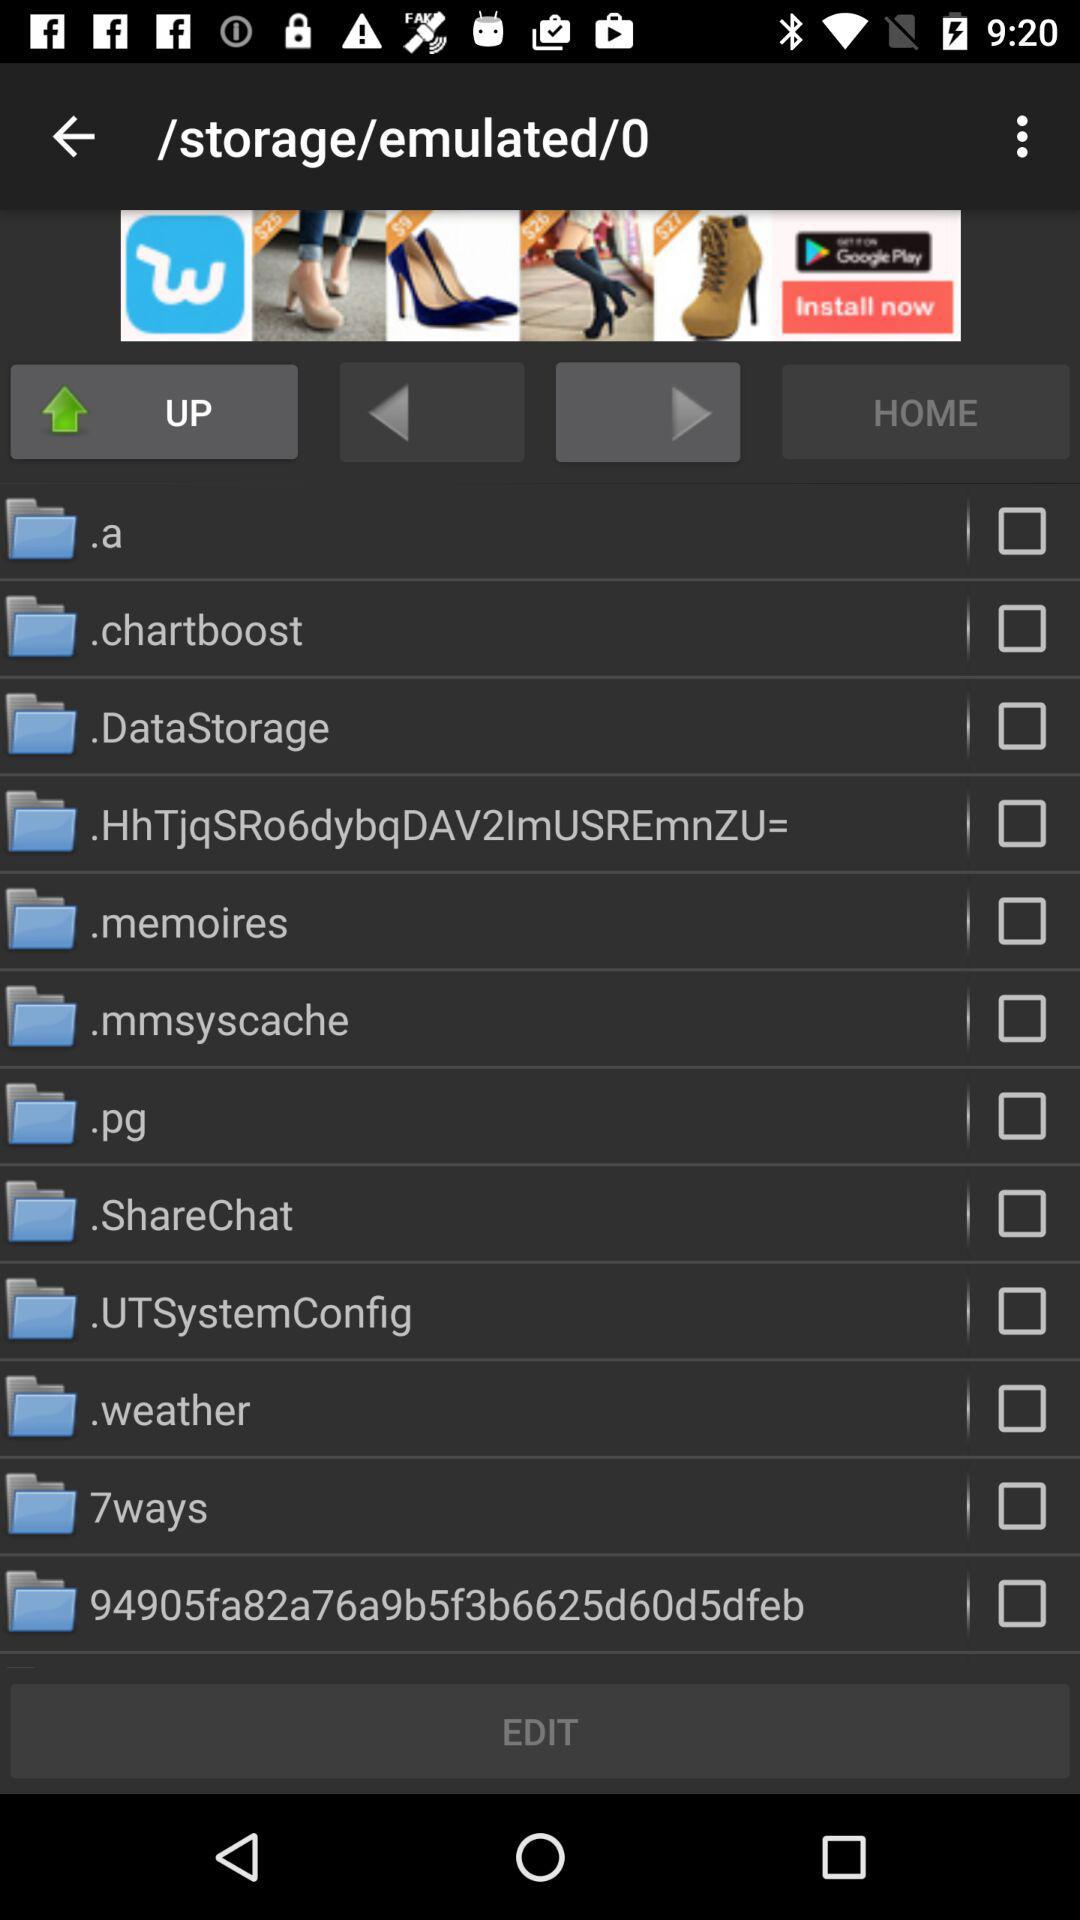 The width and height of the screenshot is (1080, 1920). Describe the element at coordinates (1024, 531) in the screenshot. I see `folder` at that location.